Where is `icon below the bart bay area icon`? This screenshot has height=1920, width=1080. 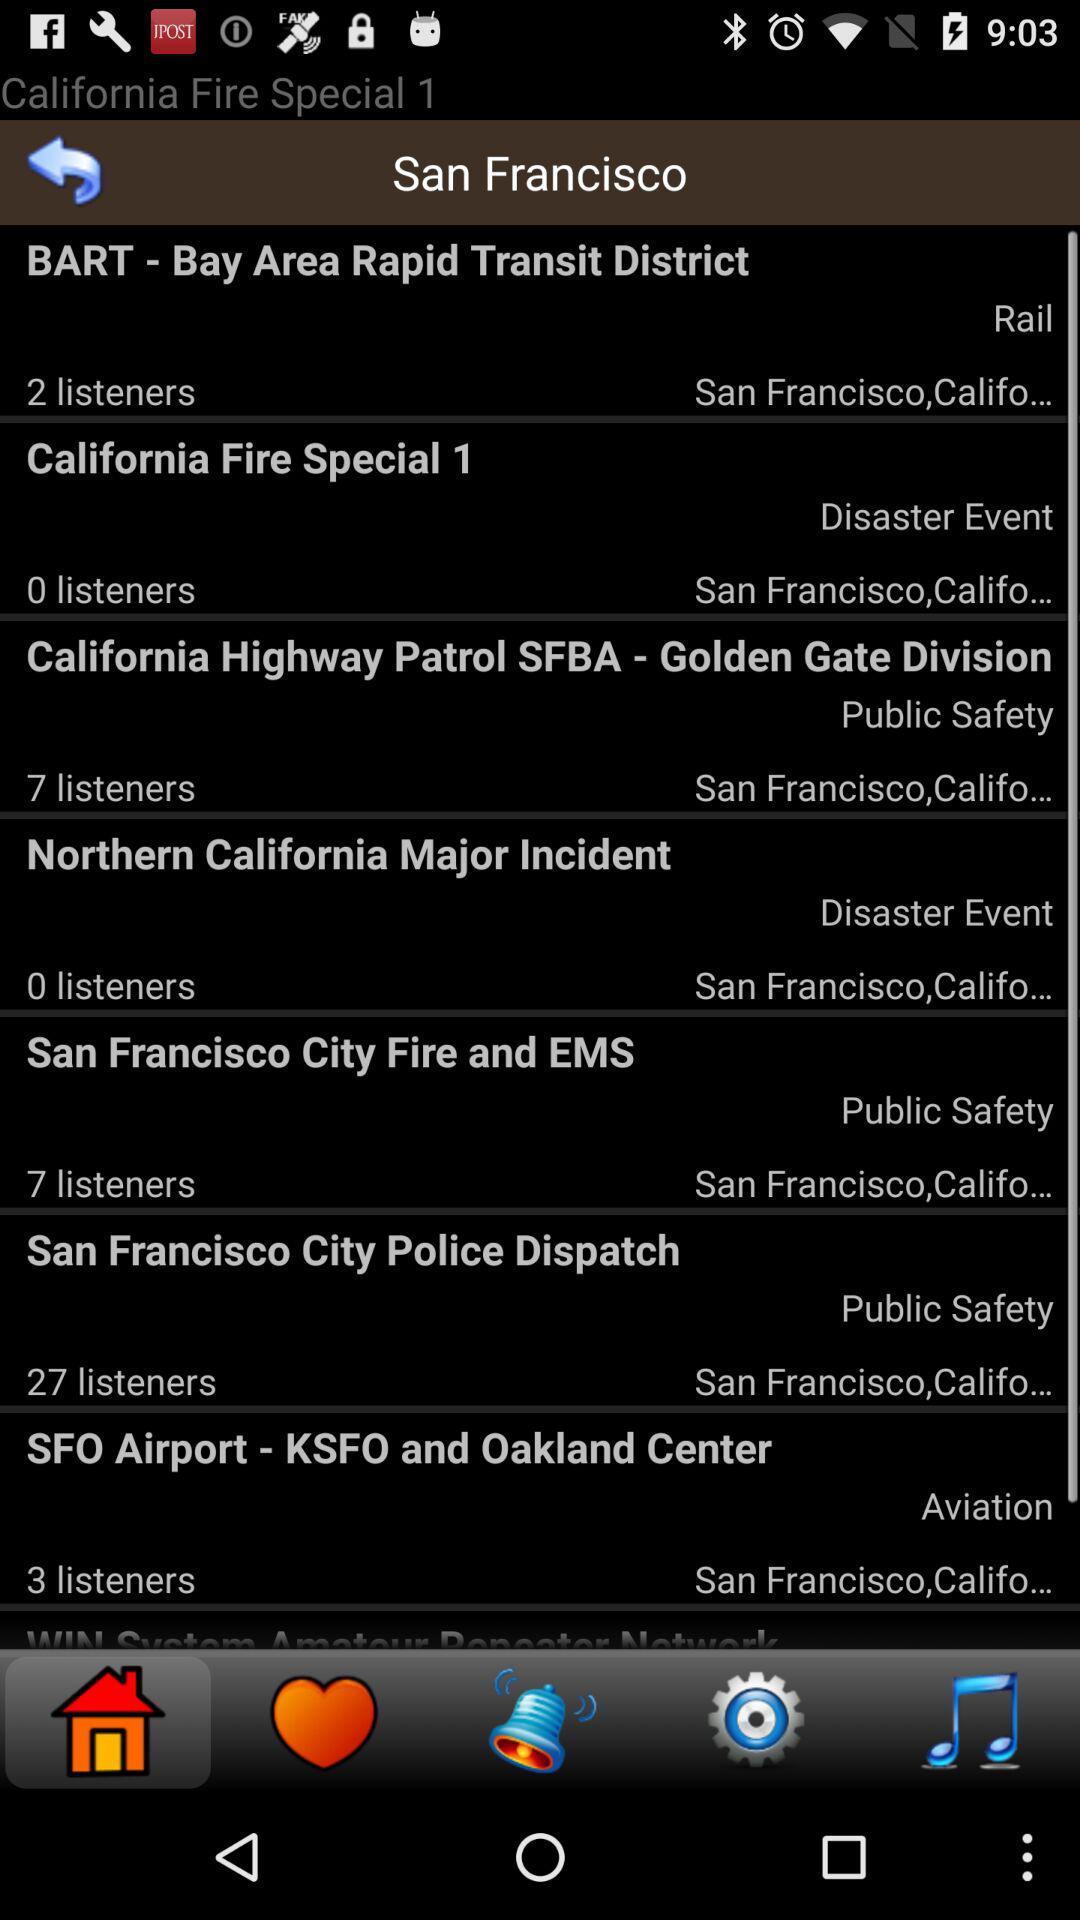 icon below the bart bay area icon is located at coordinates (1023, 316).